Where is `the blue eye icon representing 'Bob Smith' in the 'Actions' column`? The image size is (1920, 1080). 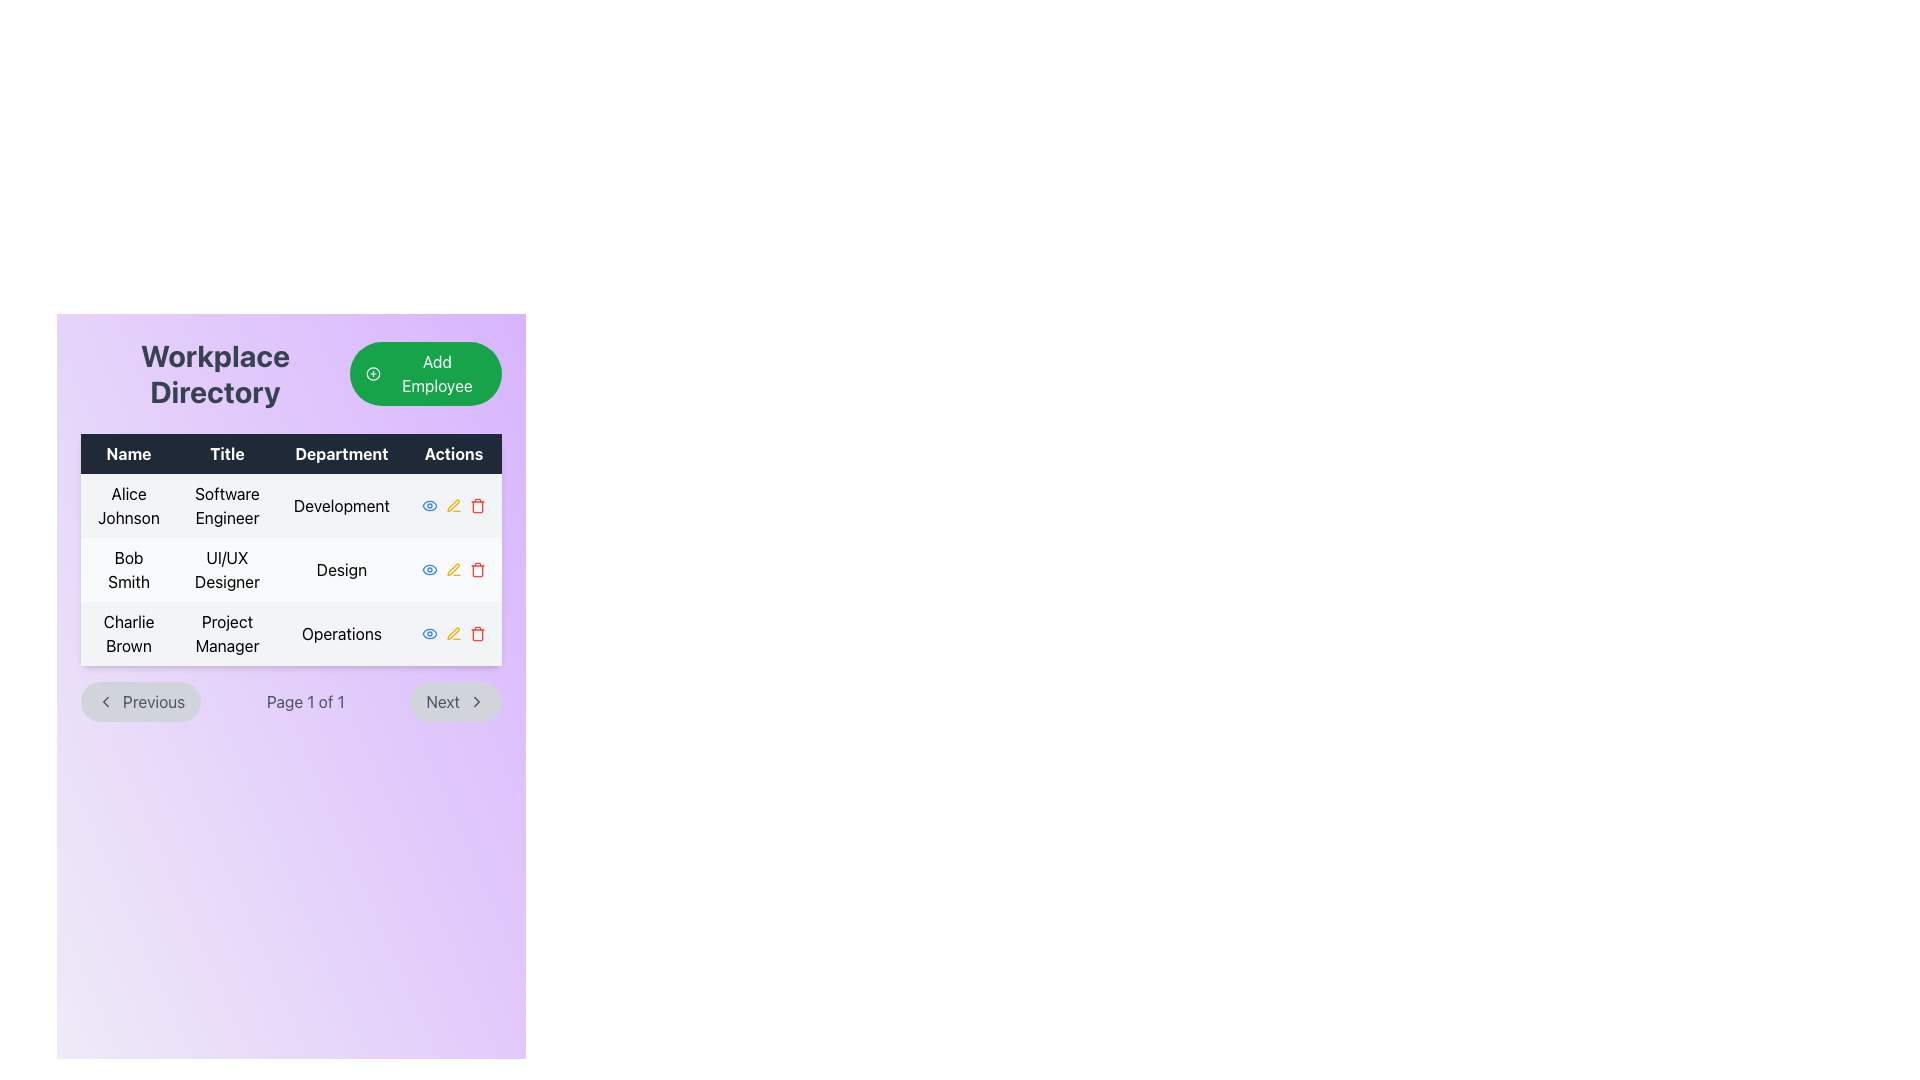 the blue eye icon representing 'Bob Smith' in the 'Actions' column is located at coordinates (428, 570).